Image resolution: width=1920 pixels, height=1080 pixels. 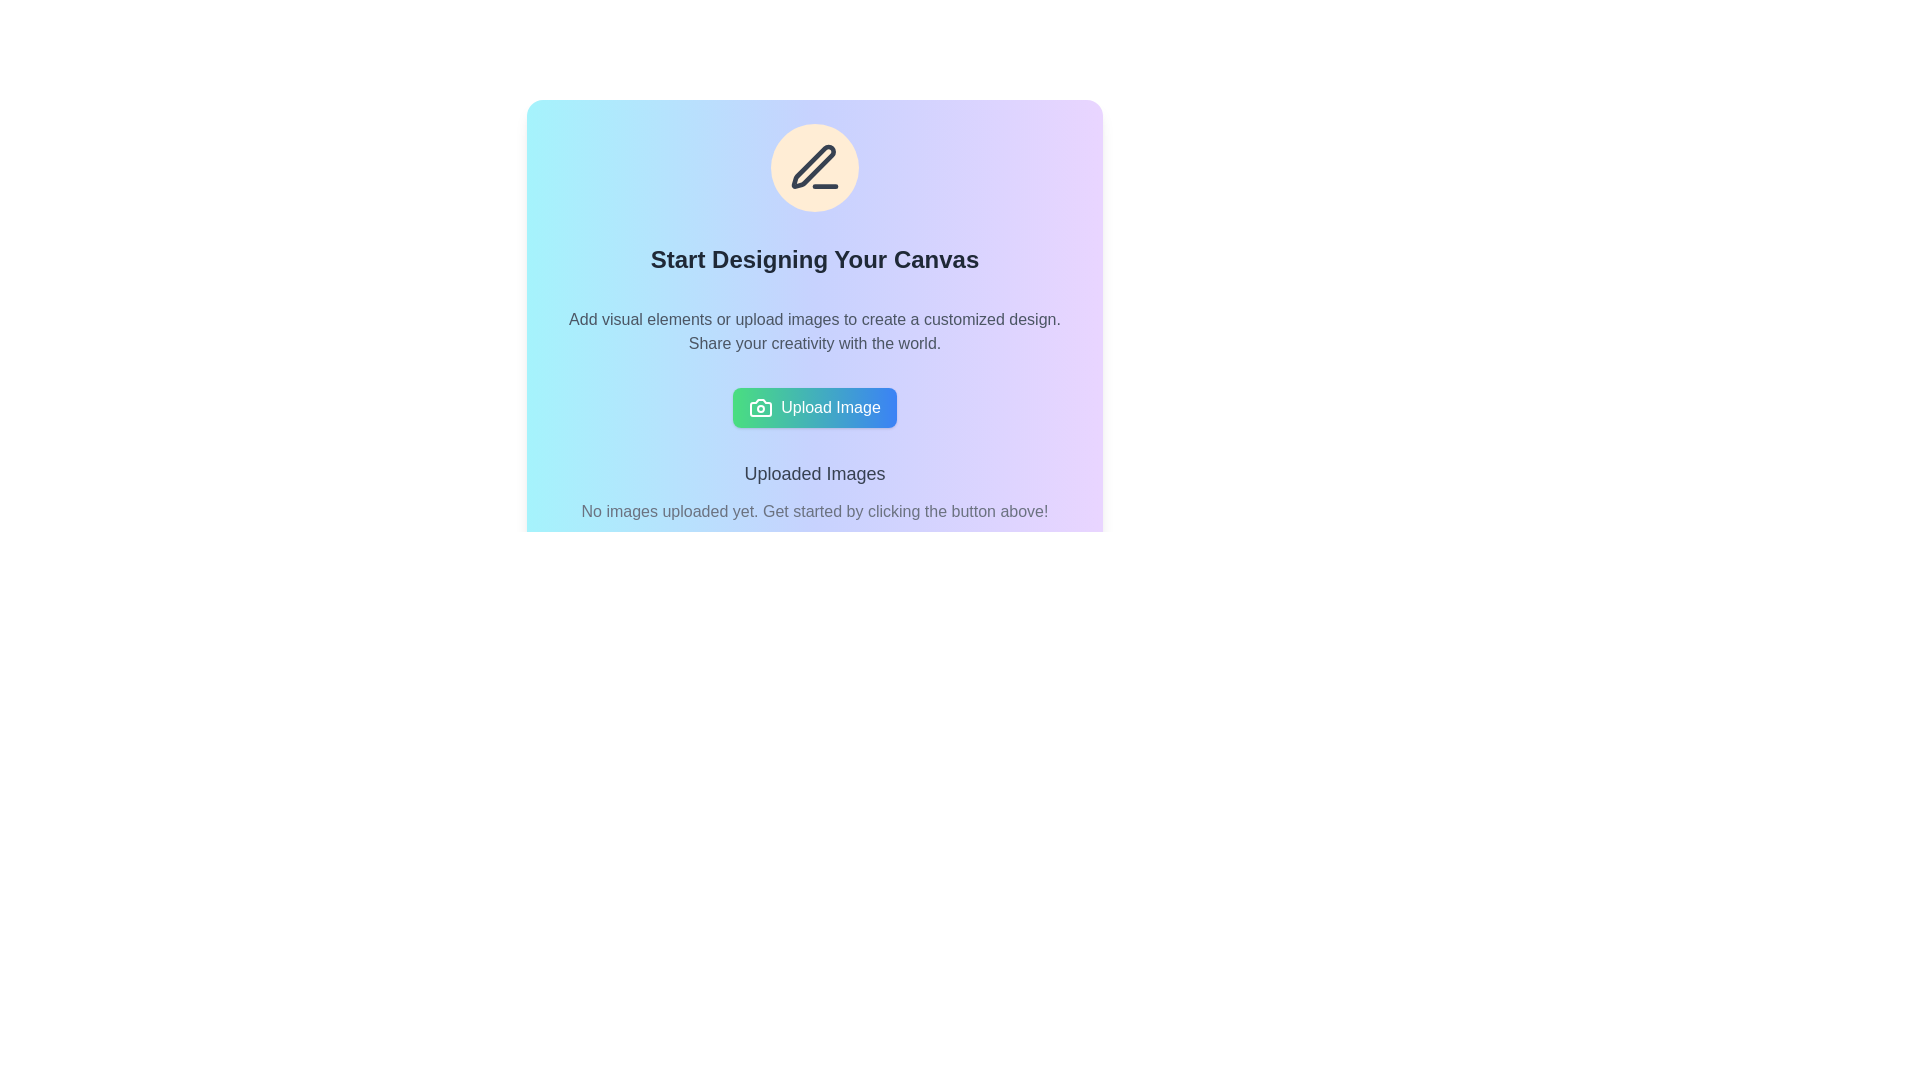 What do you see at coordinates (815, 511) in the screenshot?
I see `the text element that reads 'No images uploaded yet. Get started by clicking the button above!', which is visually aligned beneath the 'Uploaded Images' heading` at bounding box center [815, 511].